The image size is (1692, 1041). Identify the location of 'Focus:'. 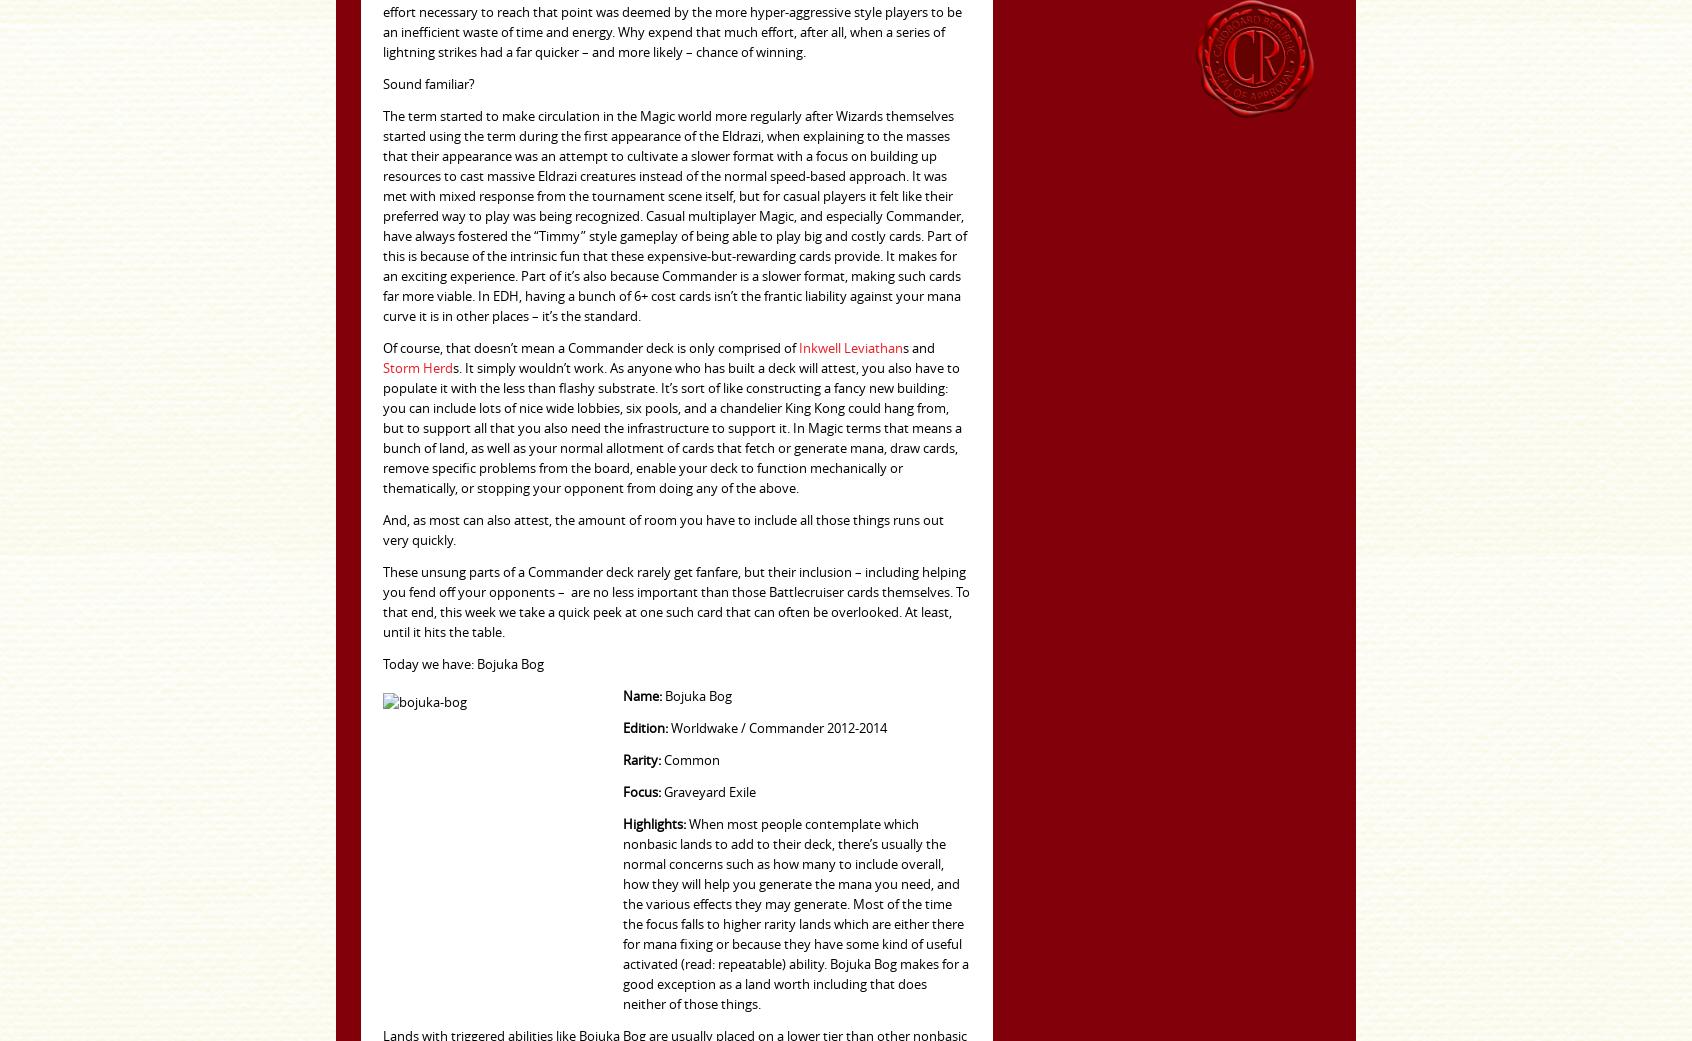
(641, 792).